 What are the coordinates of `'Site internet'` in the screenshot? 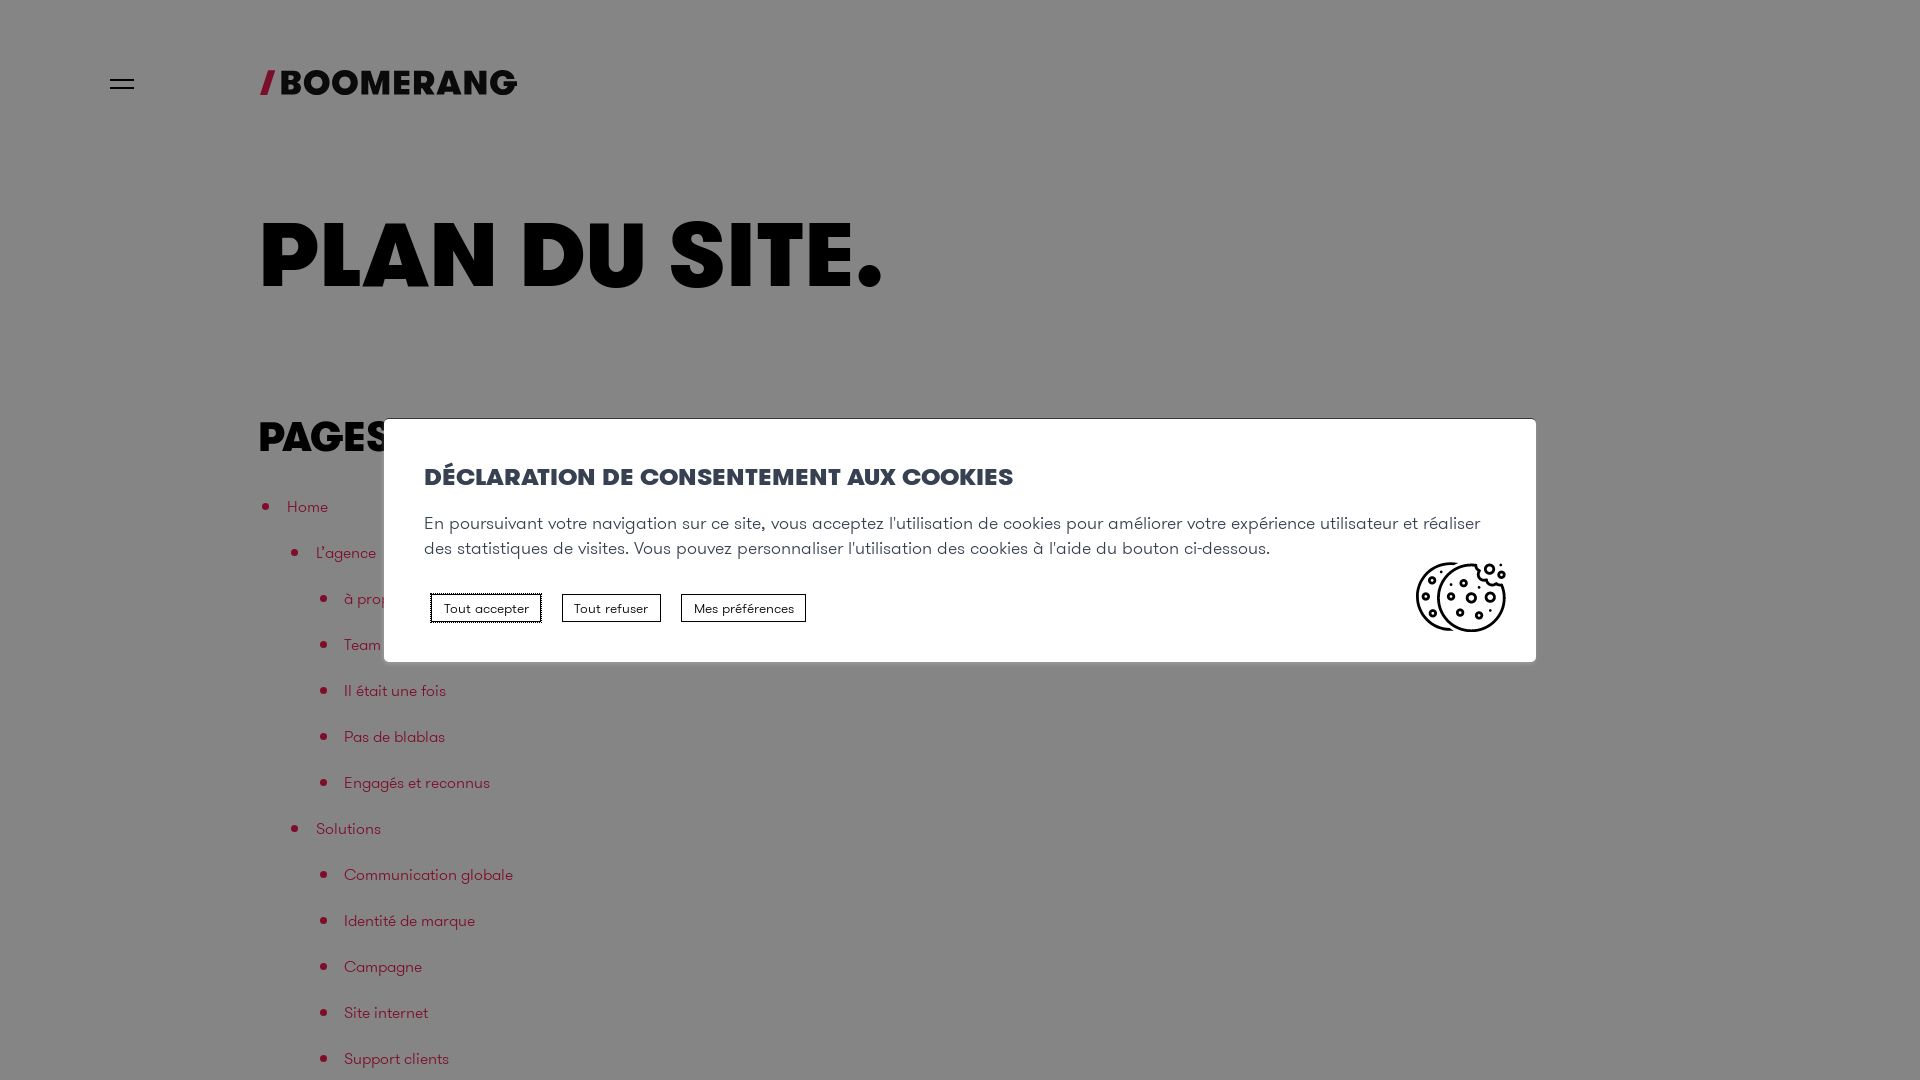 It's located at (385, 1011).